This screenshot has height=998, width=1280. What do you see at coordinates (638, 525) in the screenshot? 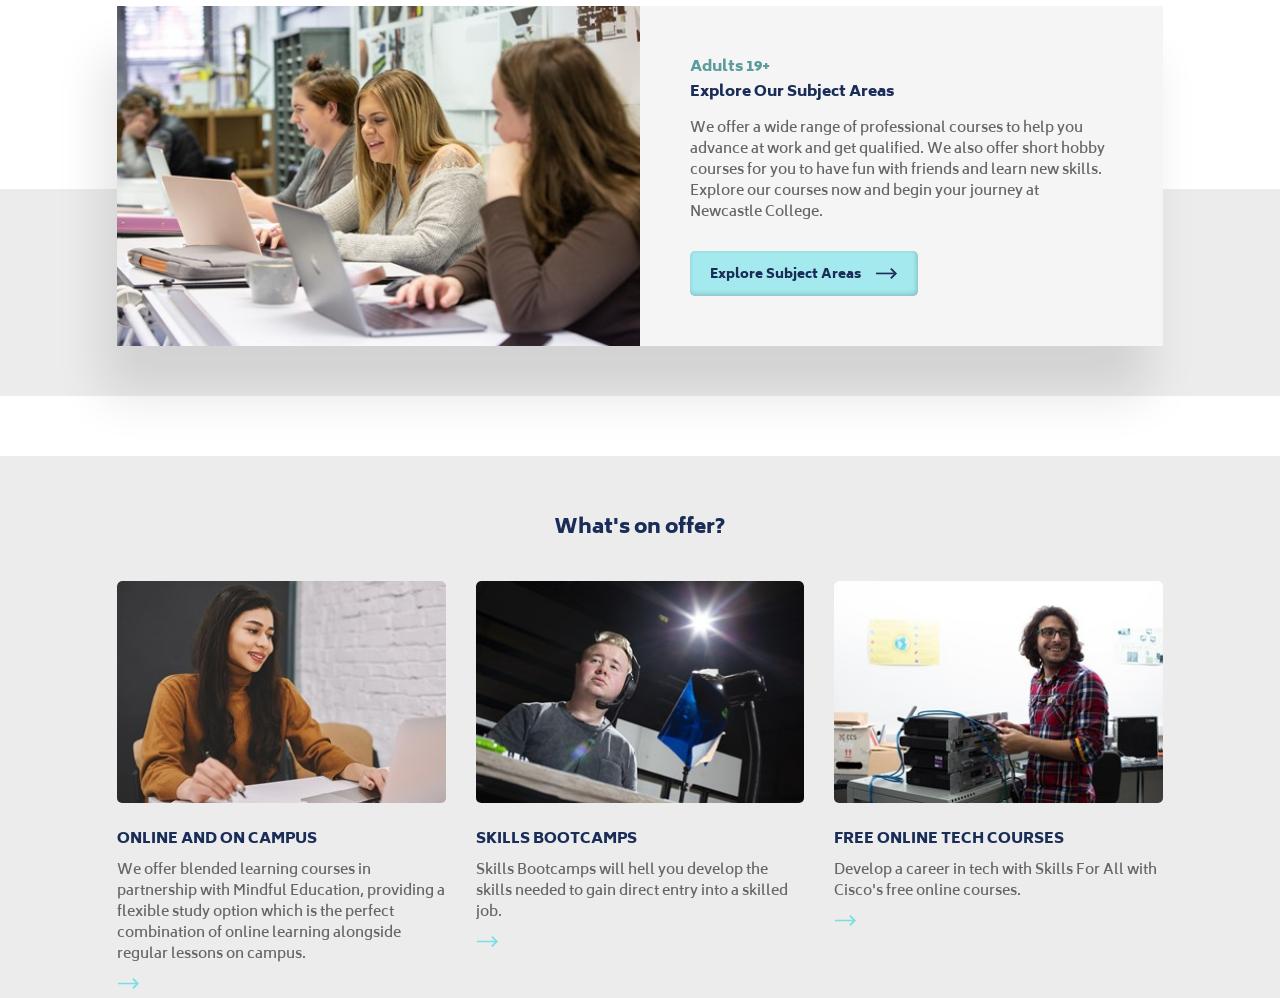
I see `'What's on offer?'` at bounding box center [638, 525].